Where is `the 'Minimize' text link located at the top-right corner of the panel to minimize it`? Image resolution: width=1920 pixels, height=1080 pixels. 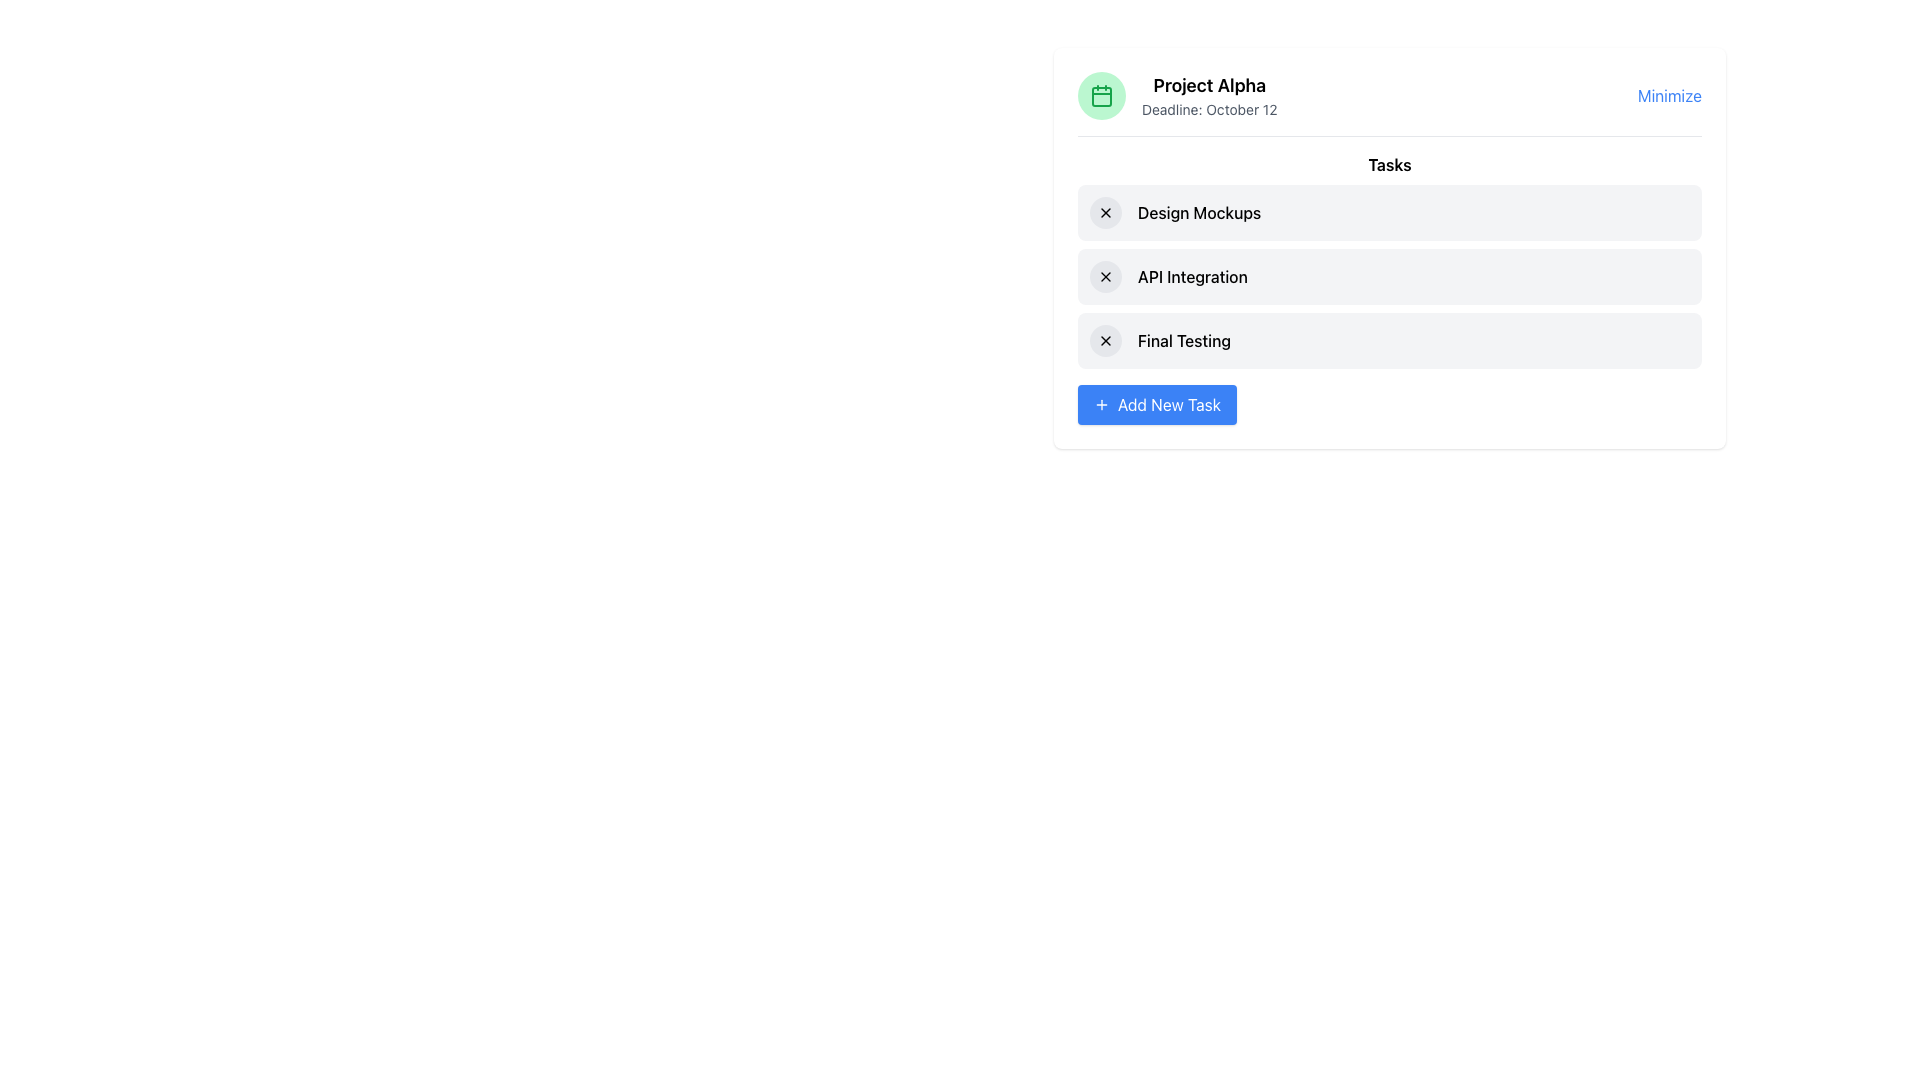
the 'Minimize' text link located at the top-right corner of the panel to minimize it is located at coordinates (1669, 96).